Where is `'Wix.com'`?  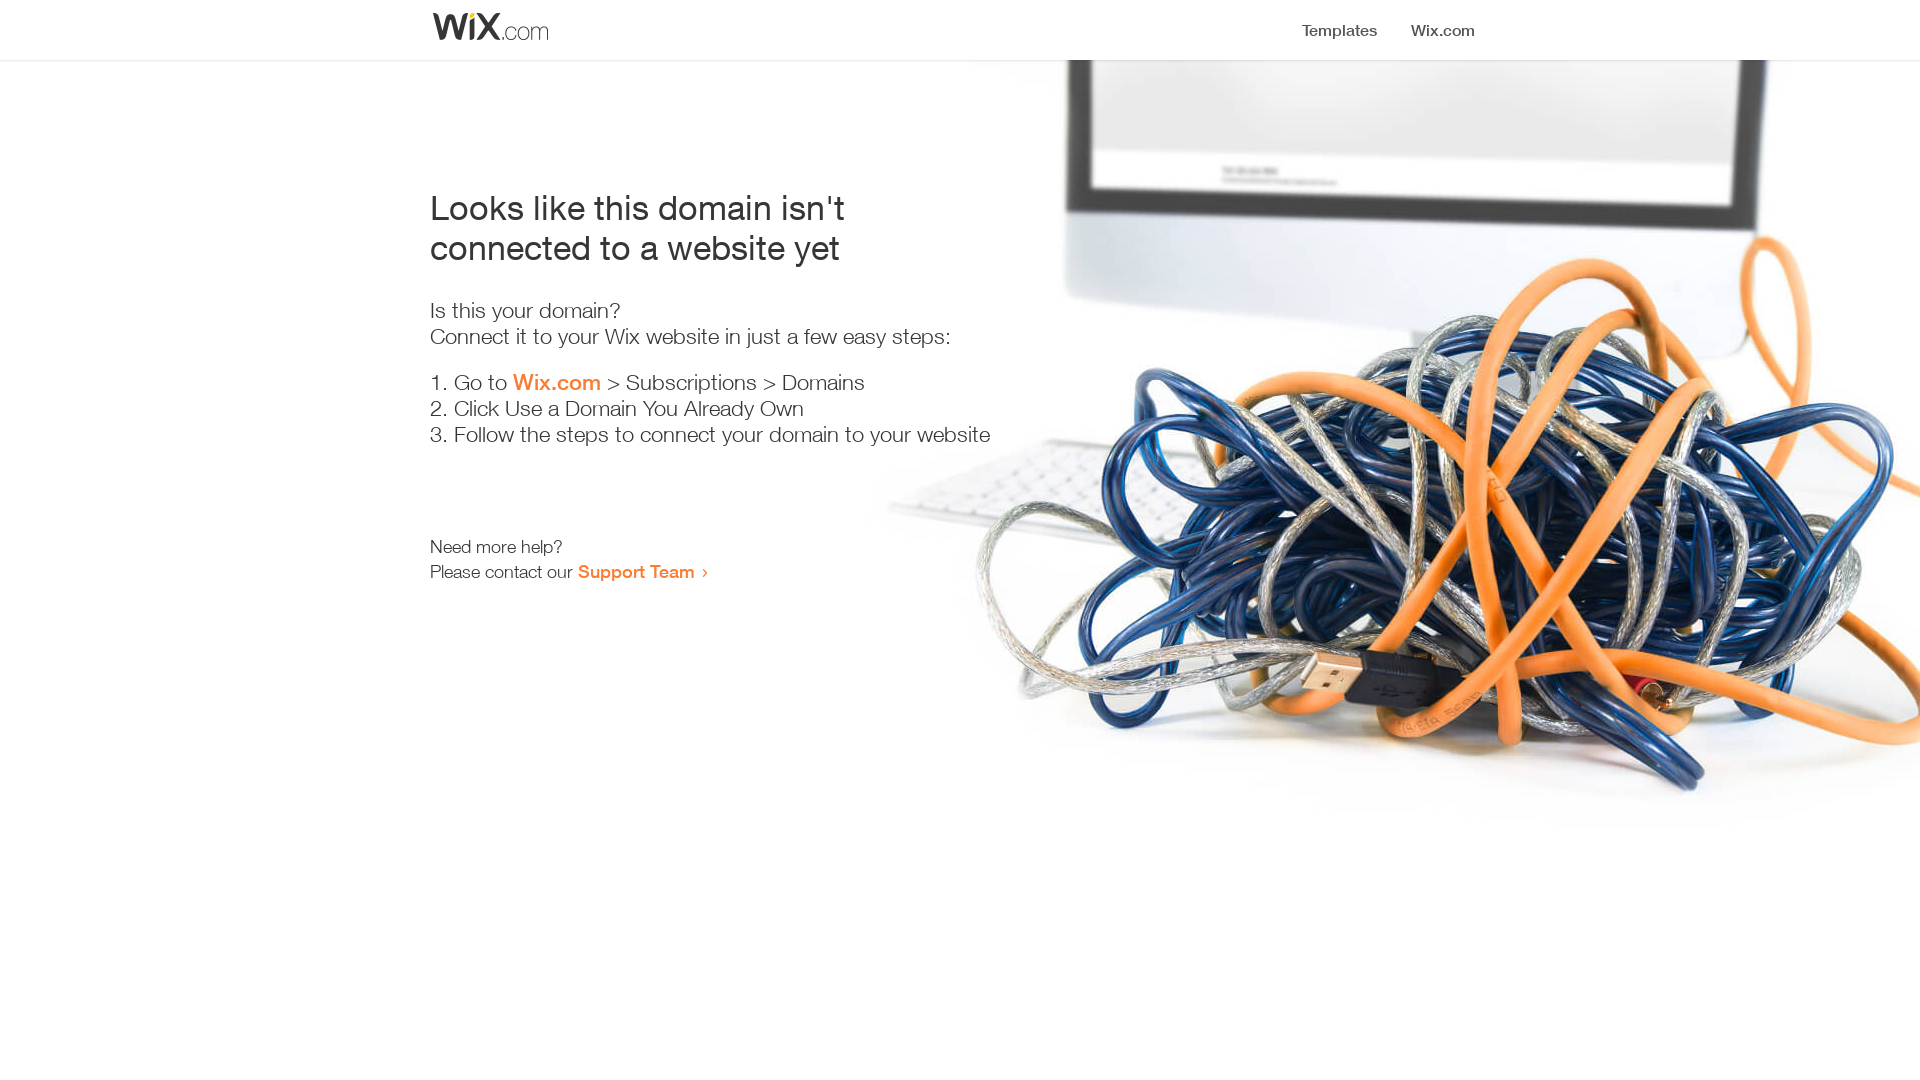 'Wix.com' is located at coordinates (556, 381).